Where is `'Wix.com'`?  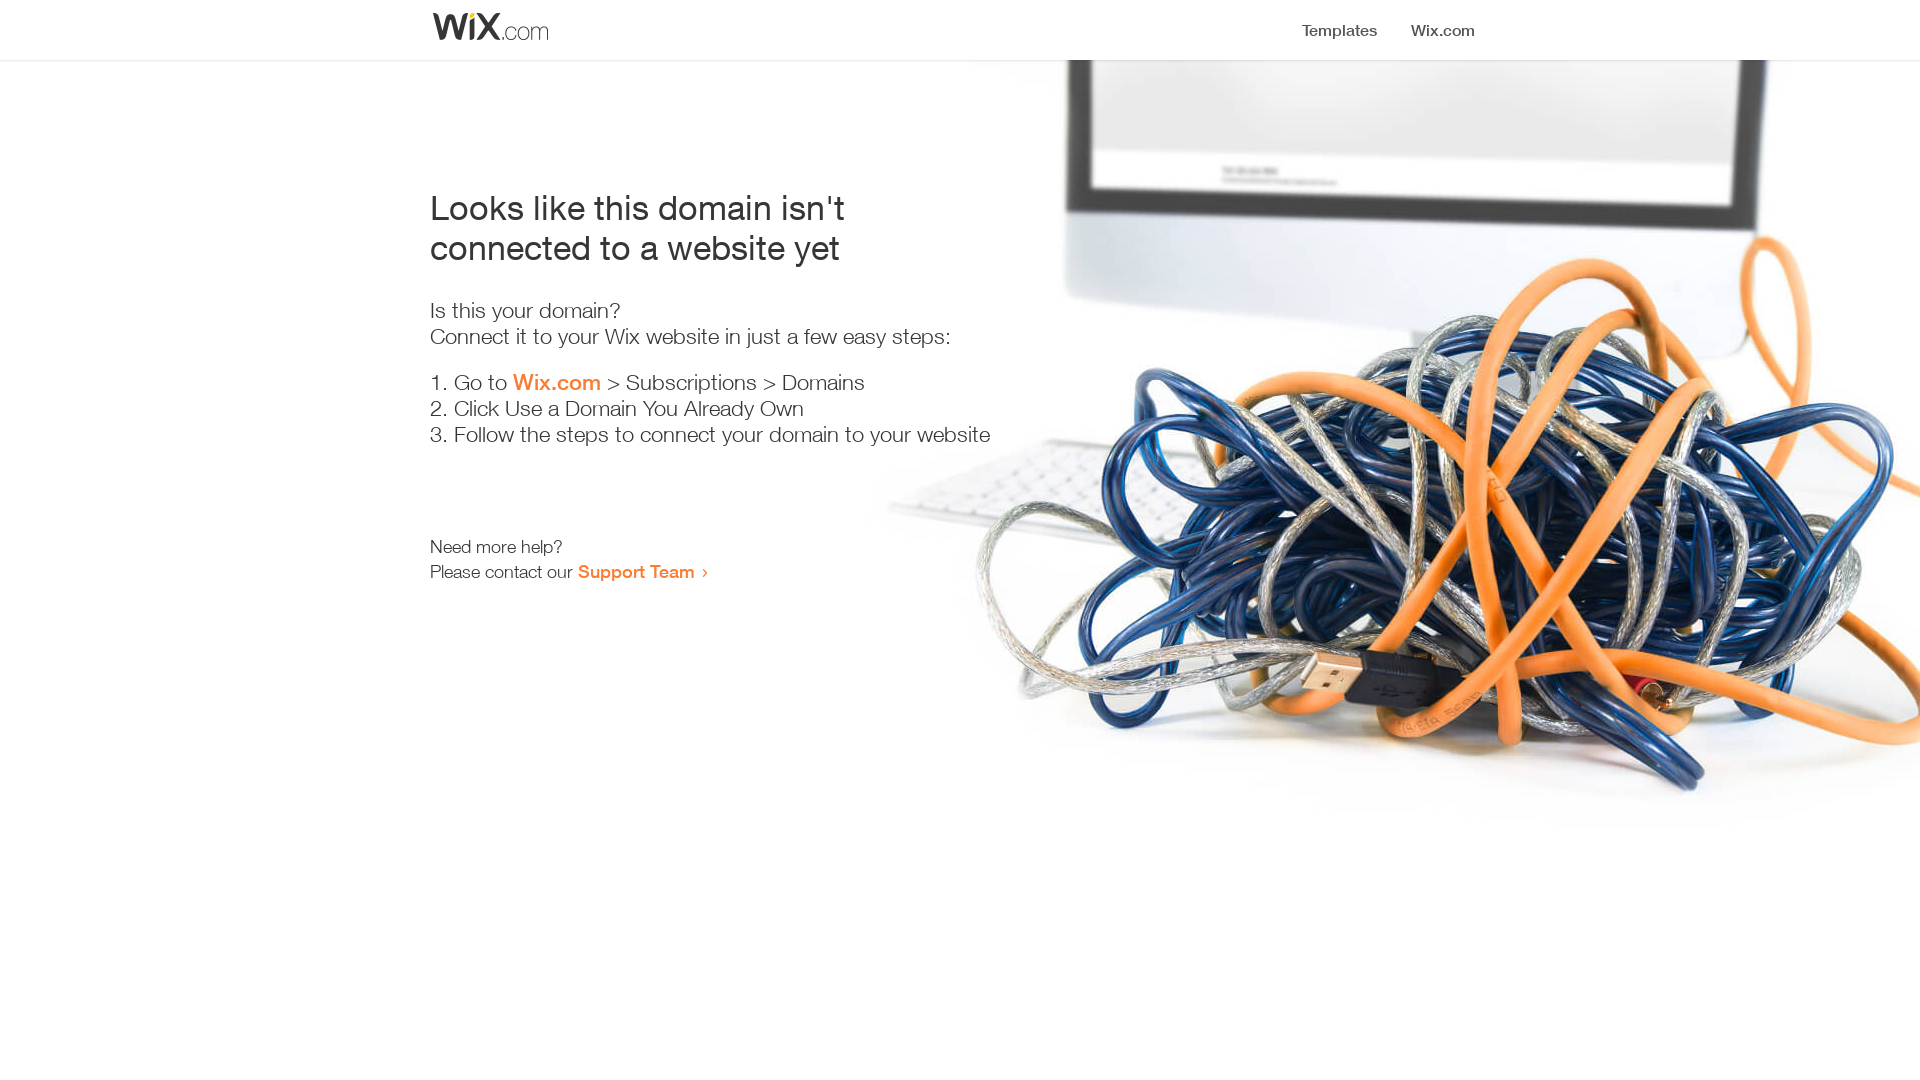 'Wix.com' is located at coordinates (556, 381).